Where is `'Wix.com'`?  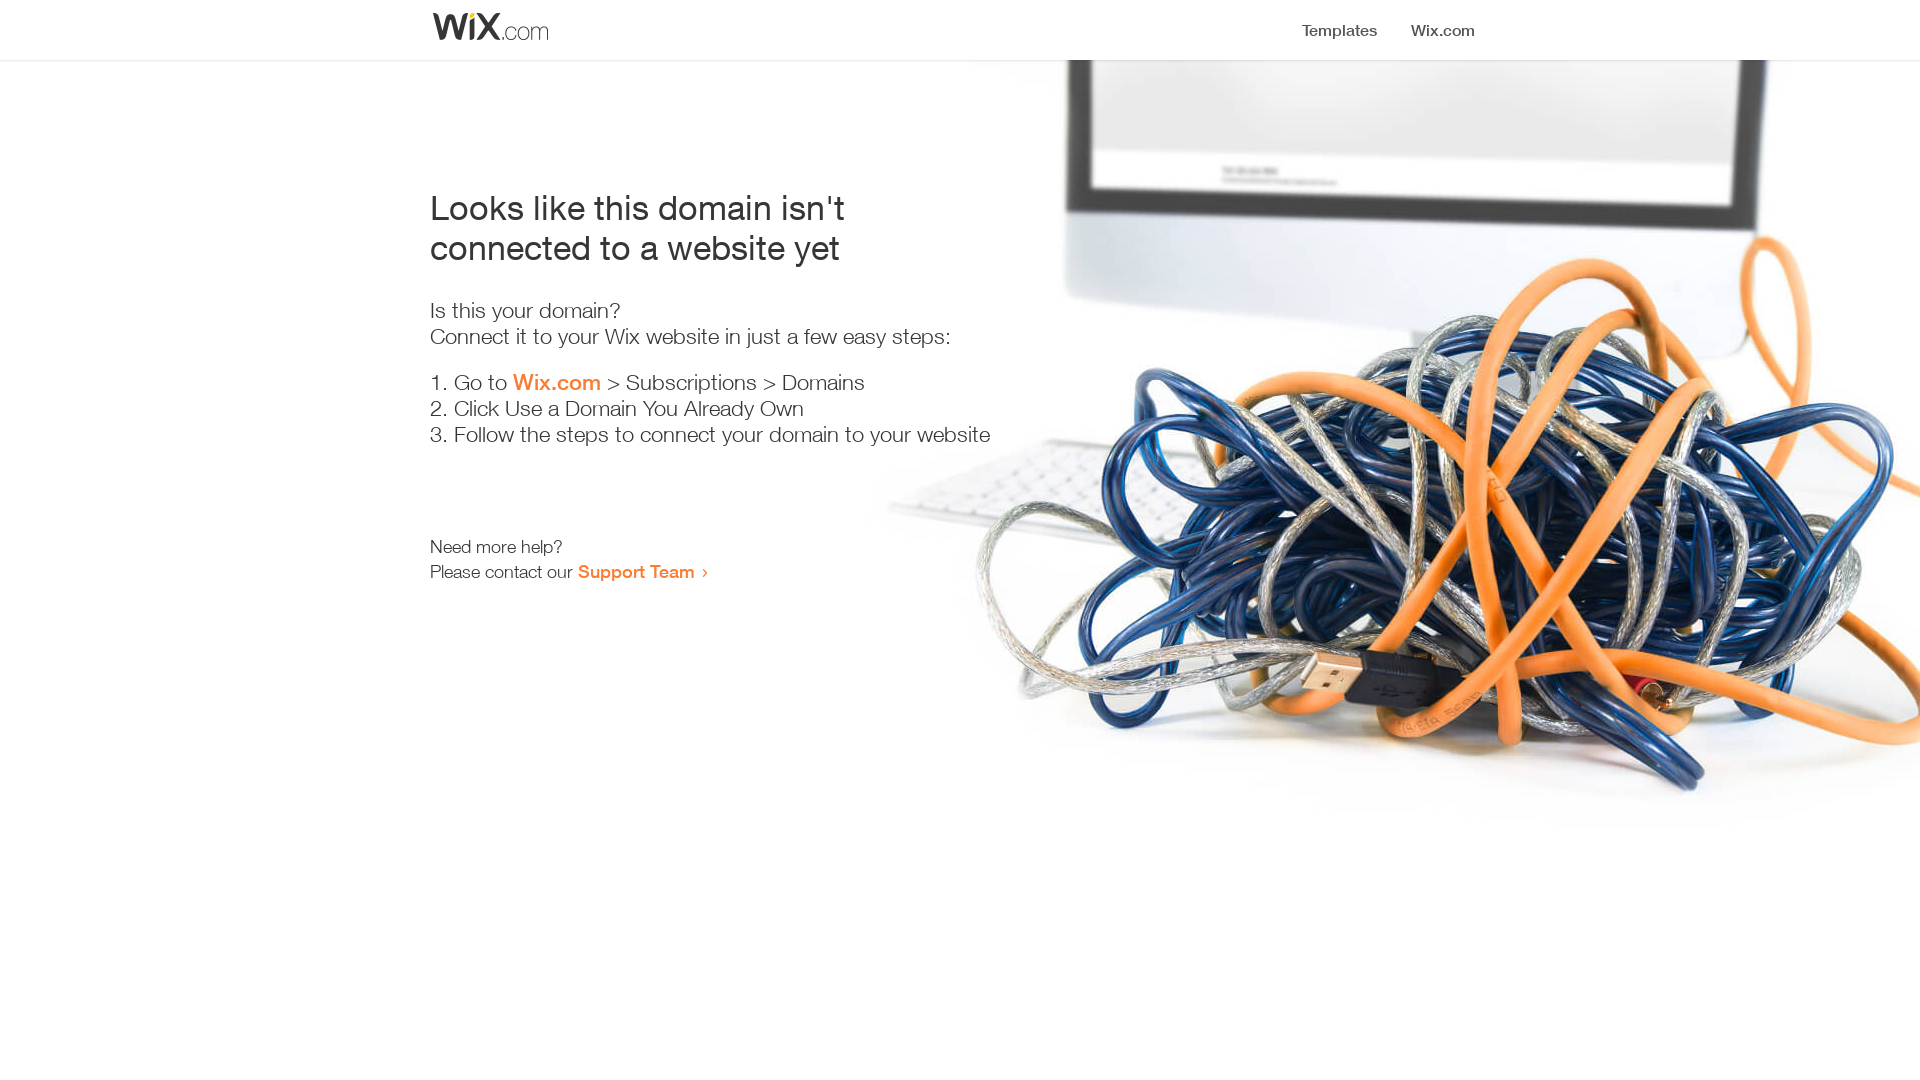 'Wix.com' is located at coordinates (556, 381).